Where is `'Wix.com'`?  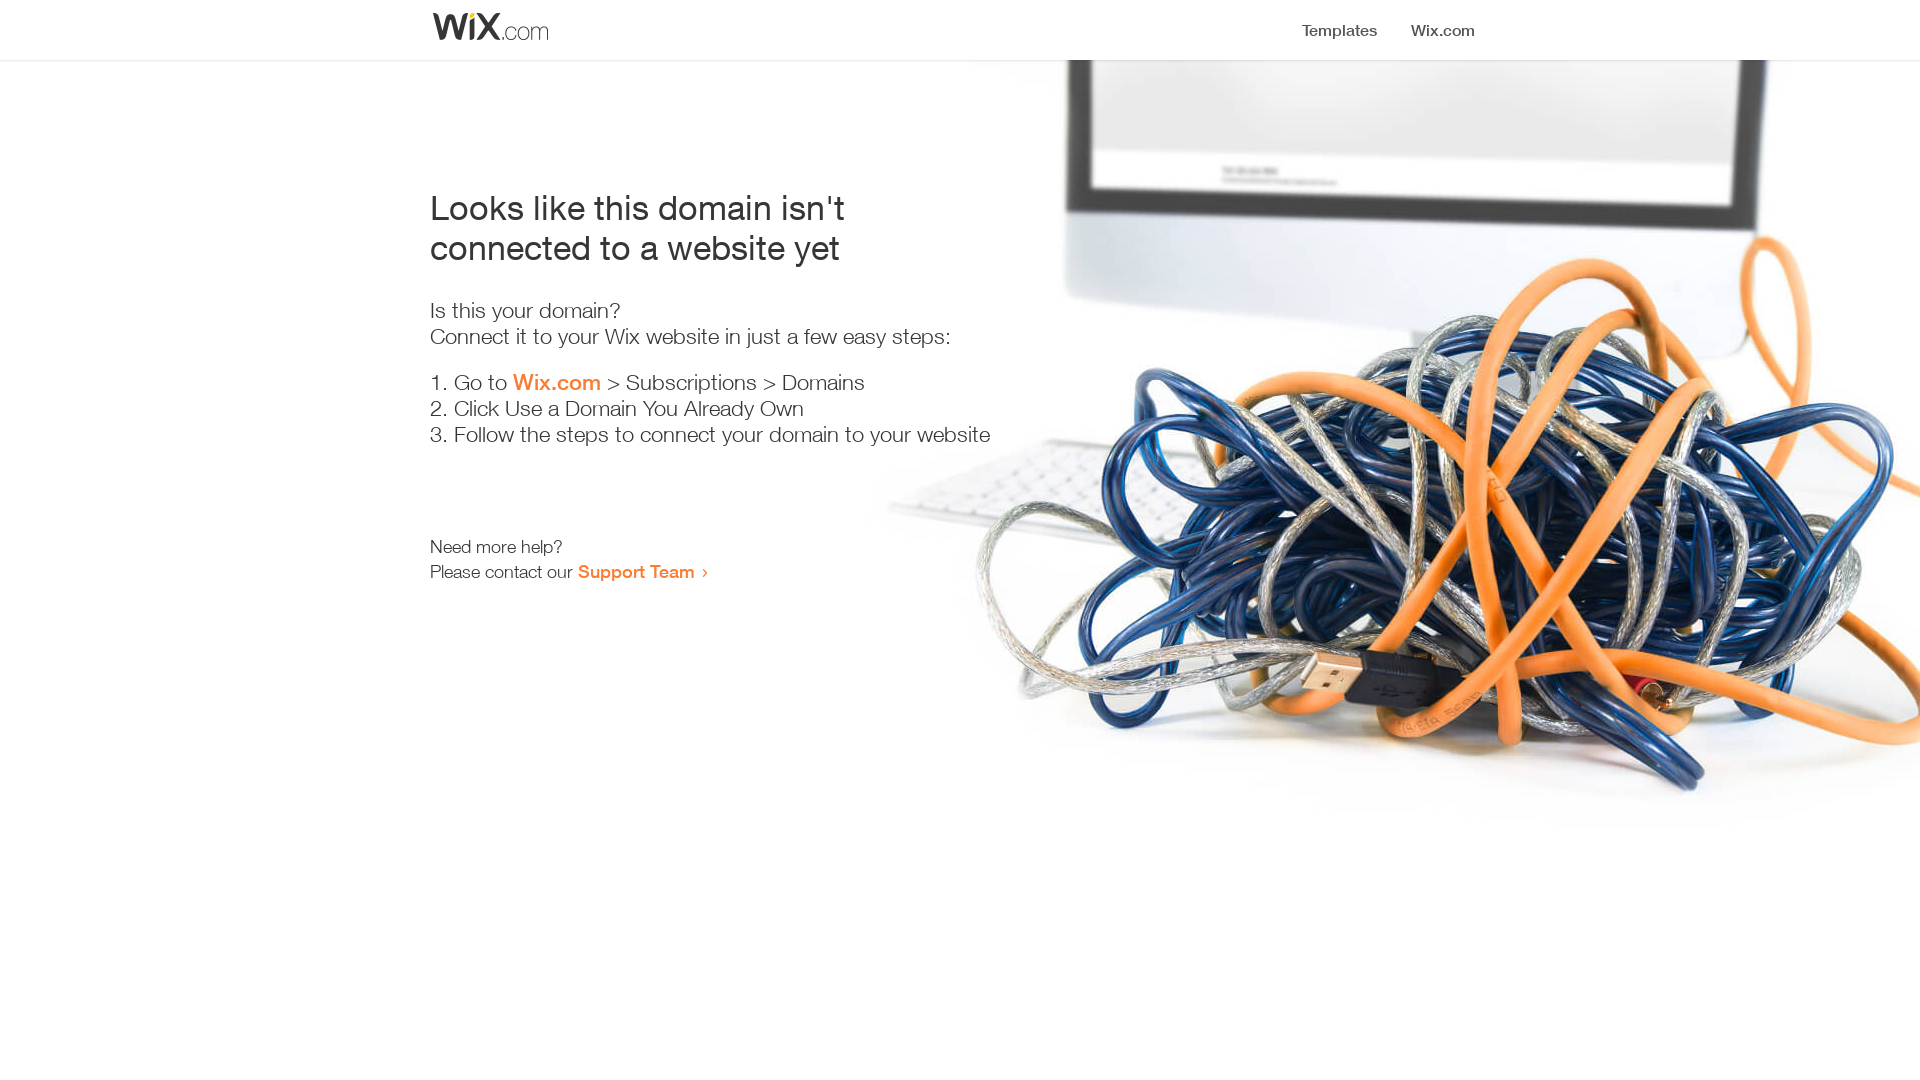 'Wix.com' is located at coordinates (556, 381).